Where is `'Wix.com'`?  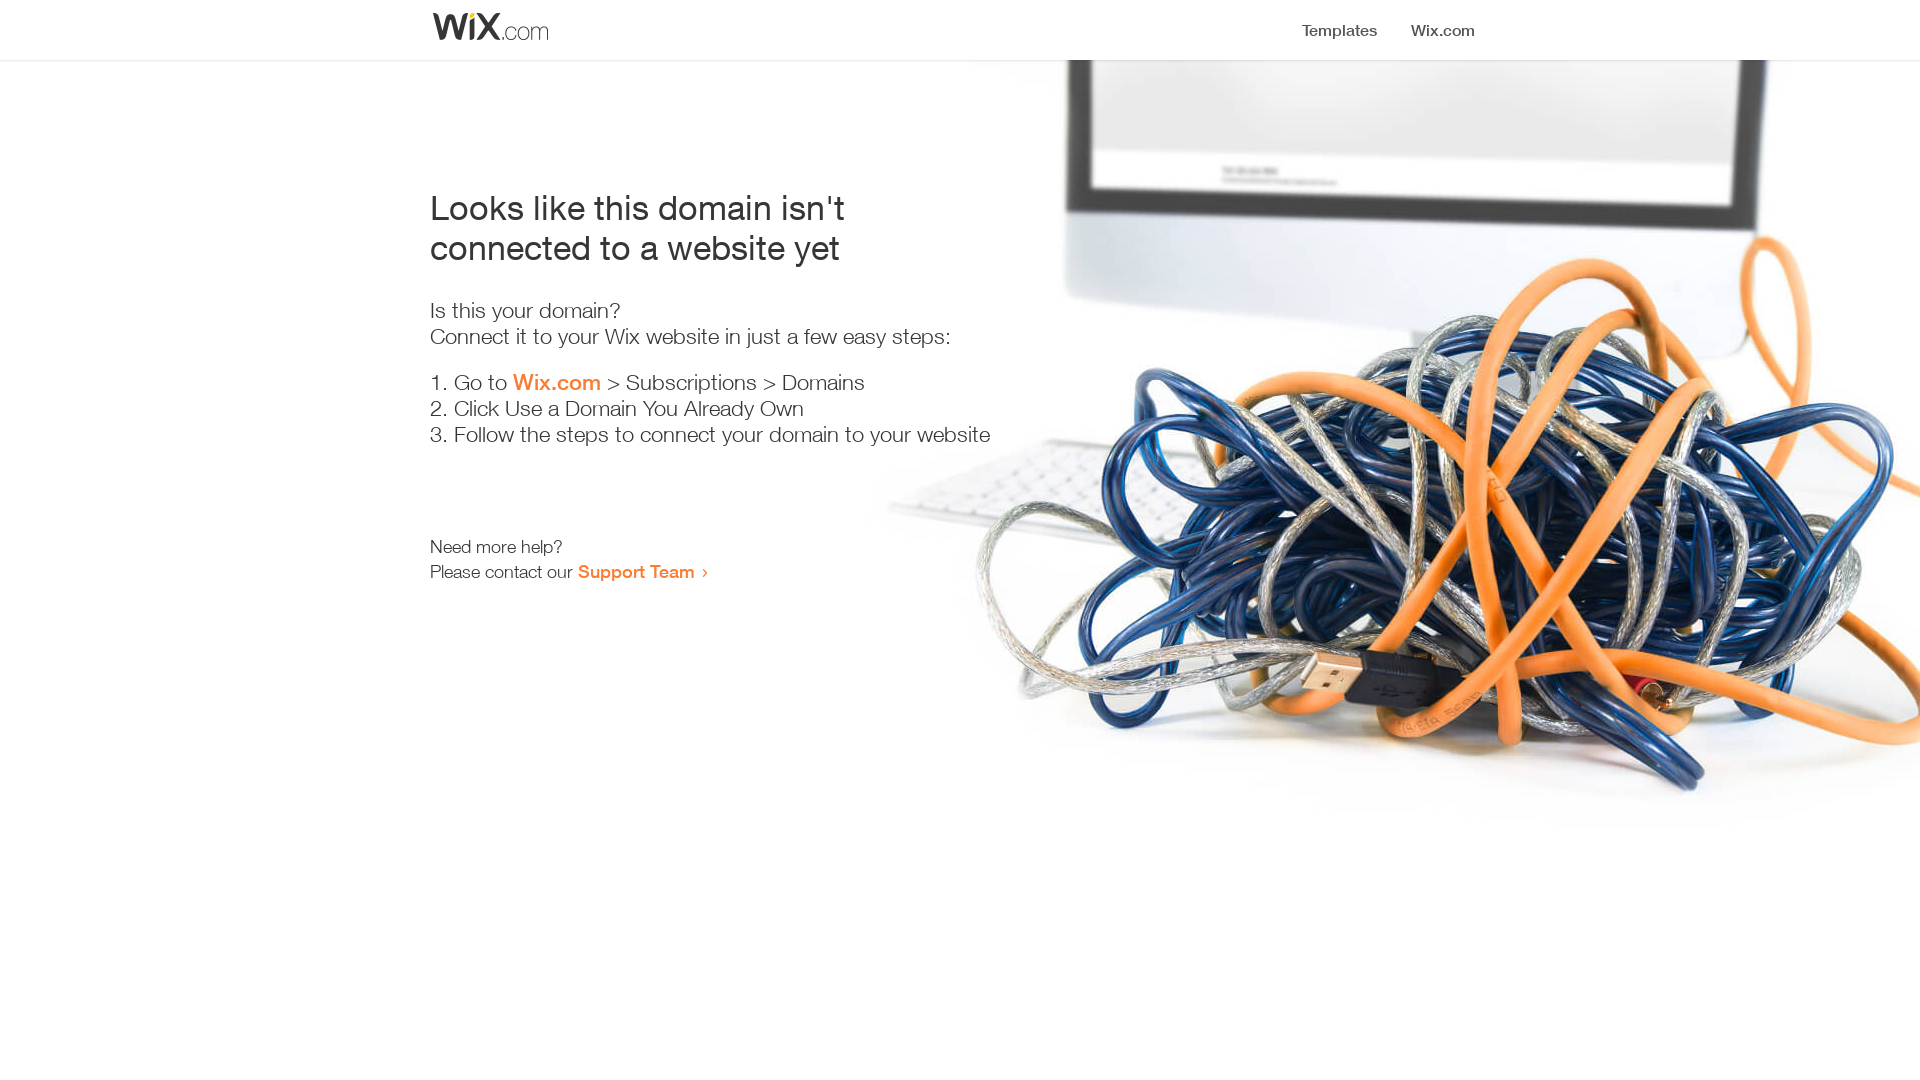 'Wix.com' is located at coordinates (556, 381).